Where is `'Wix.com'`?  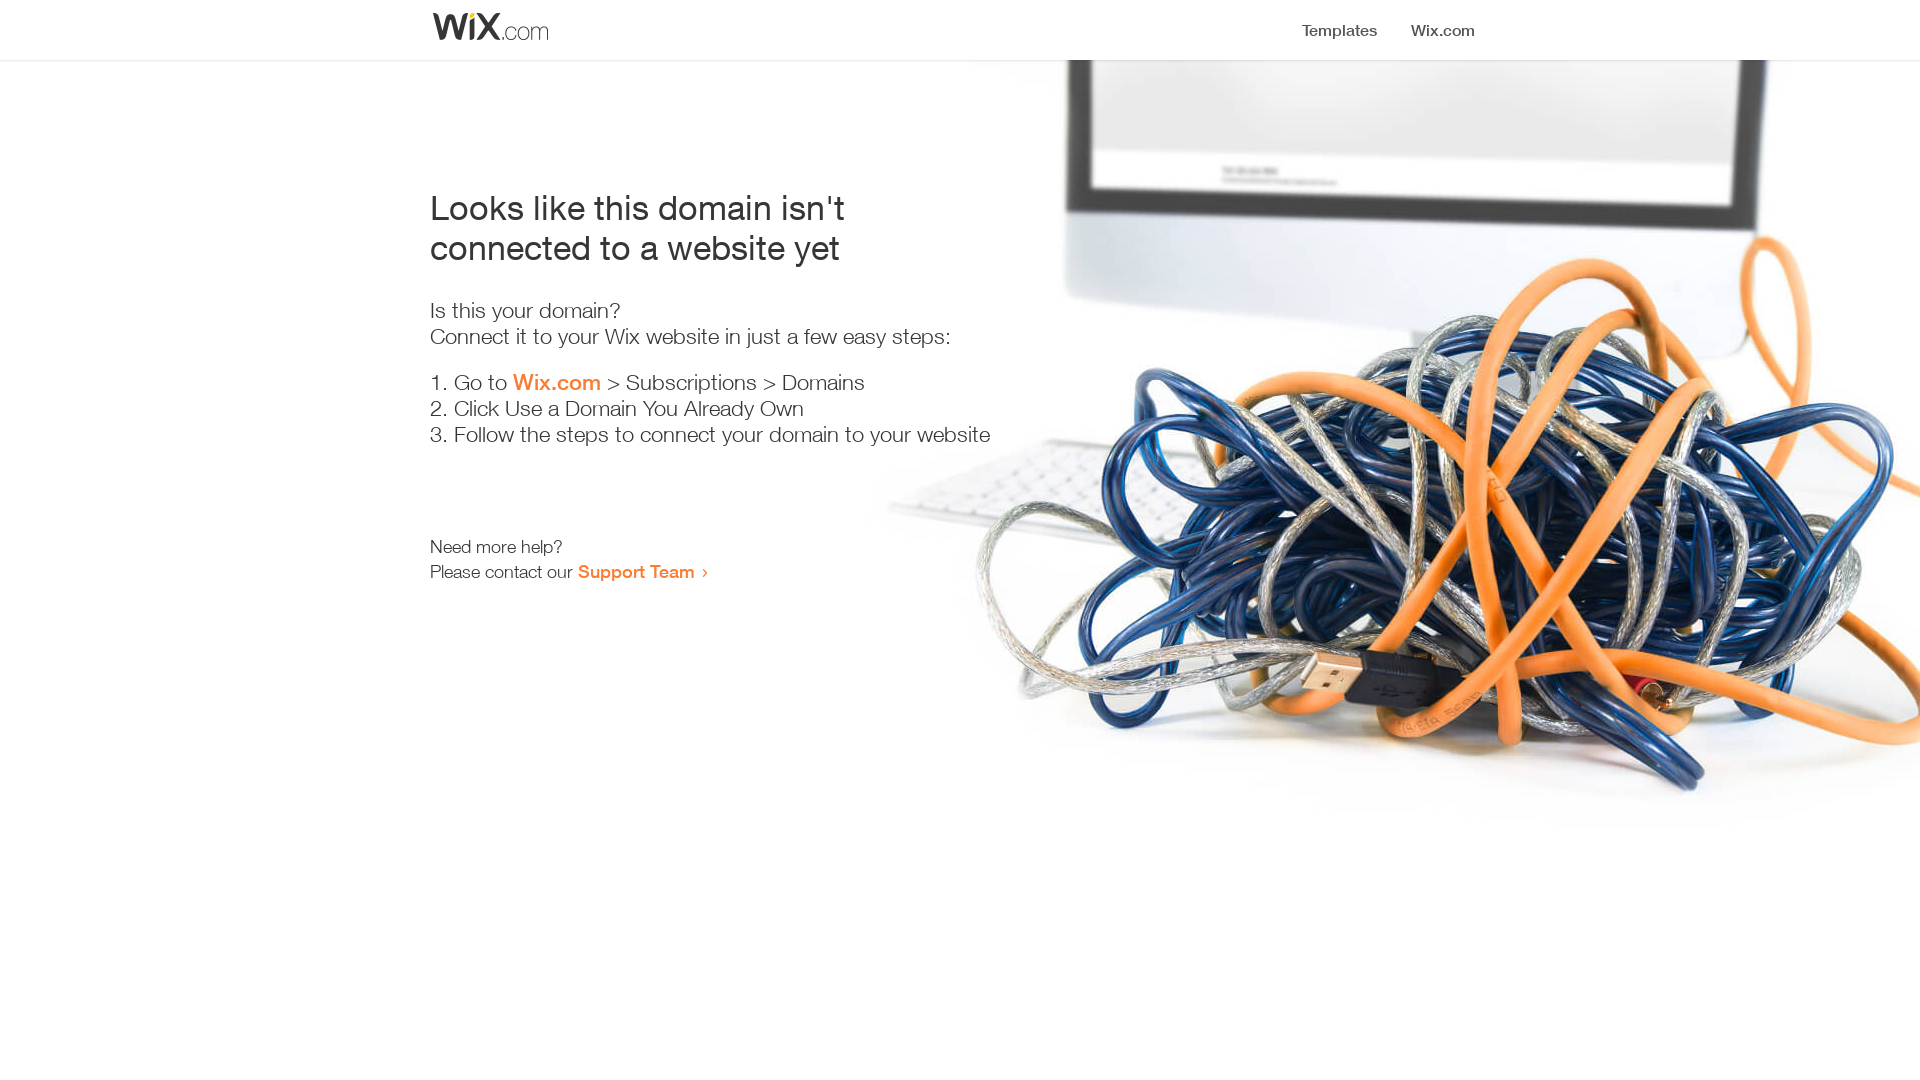 'Wix.com' is located at coordinates (556, 381).